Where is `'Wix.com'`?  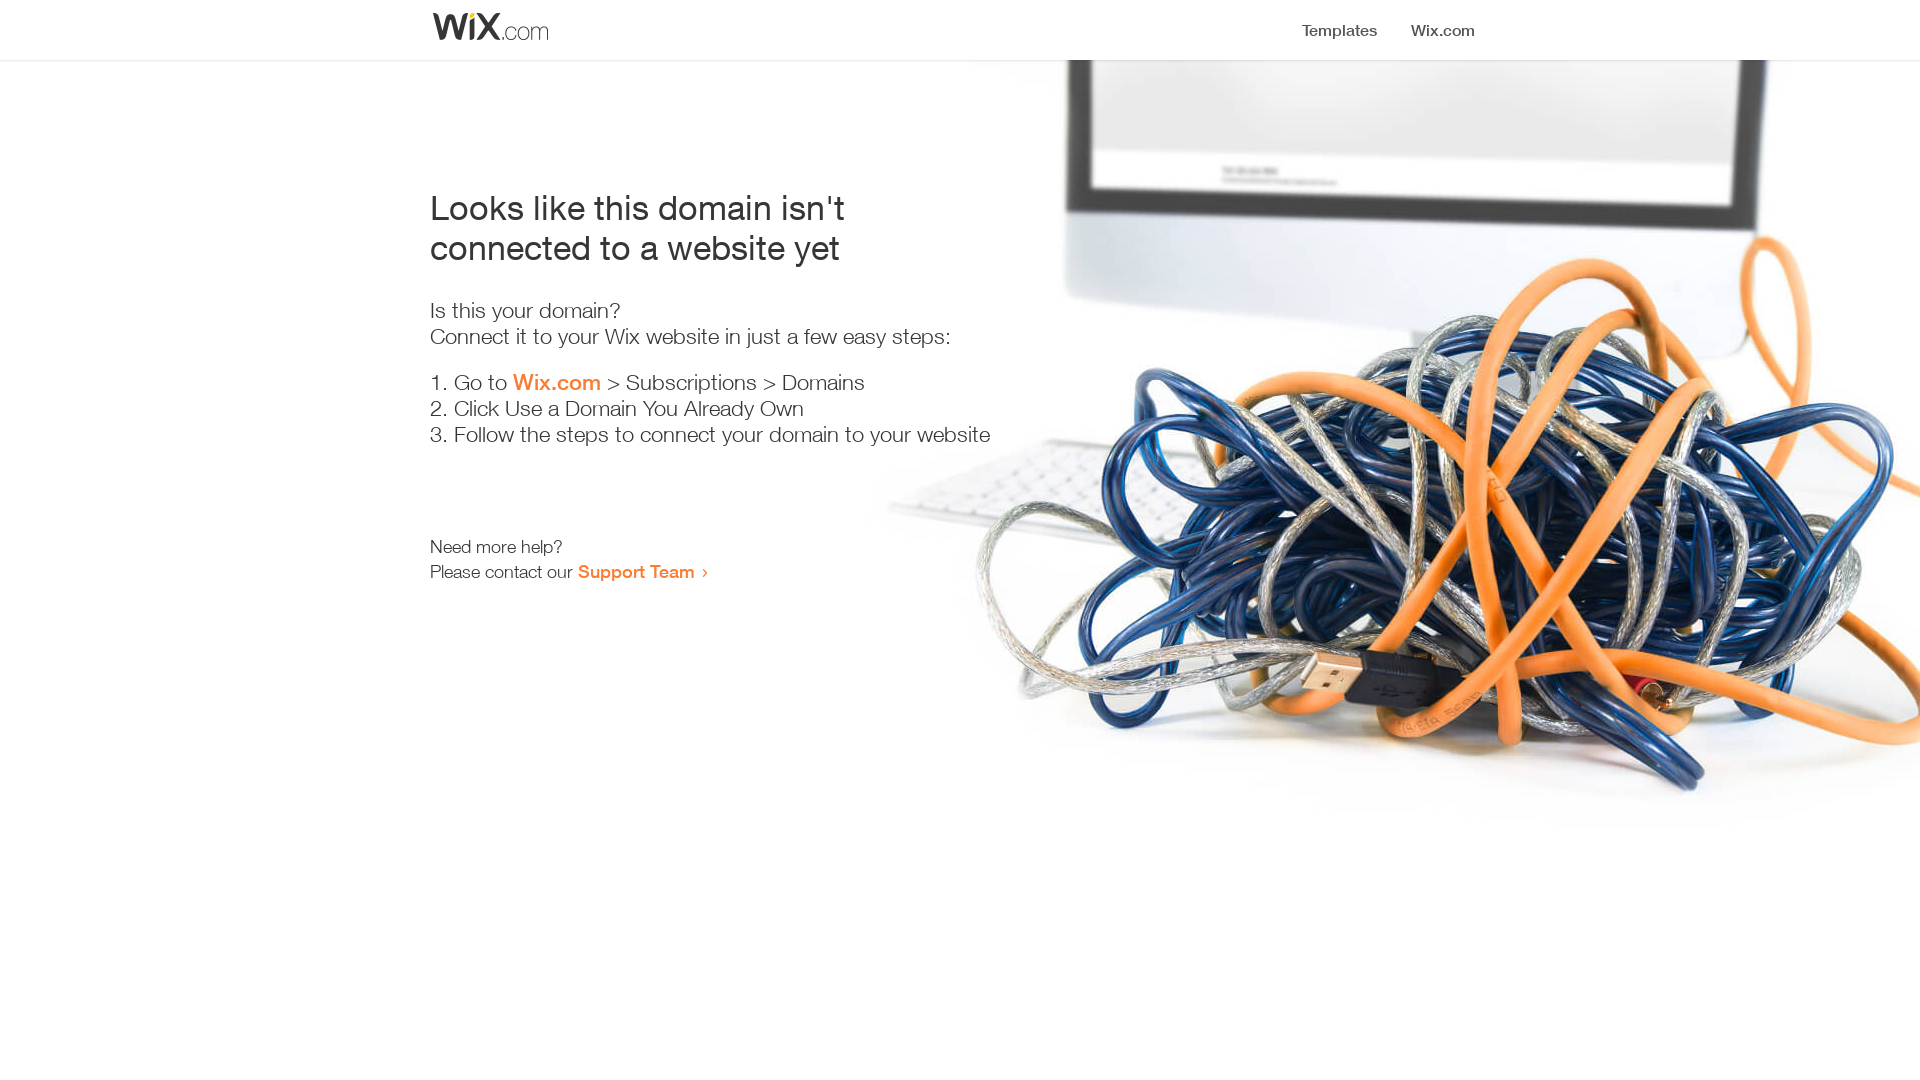 'Wix.com' is located at coordinates (556, 381).